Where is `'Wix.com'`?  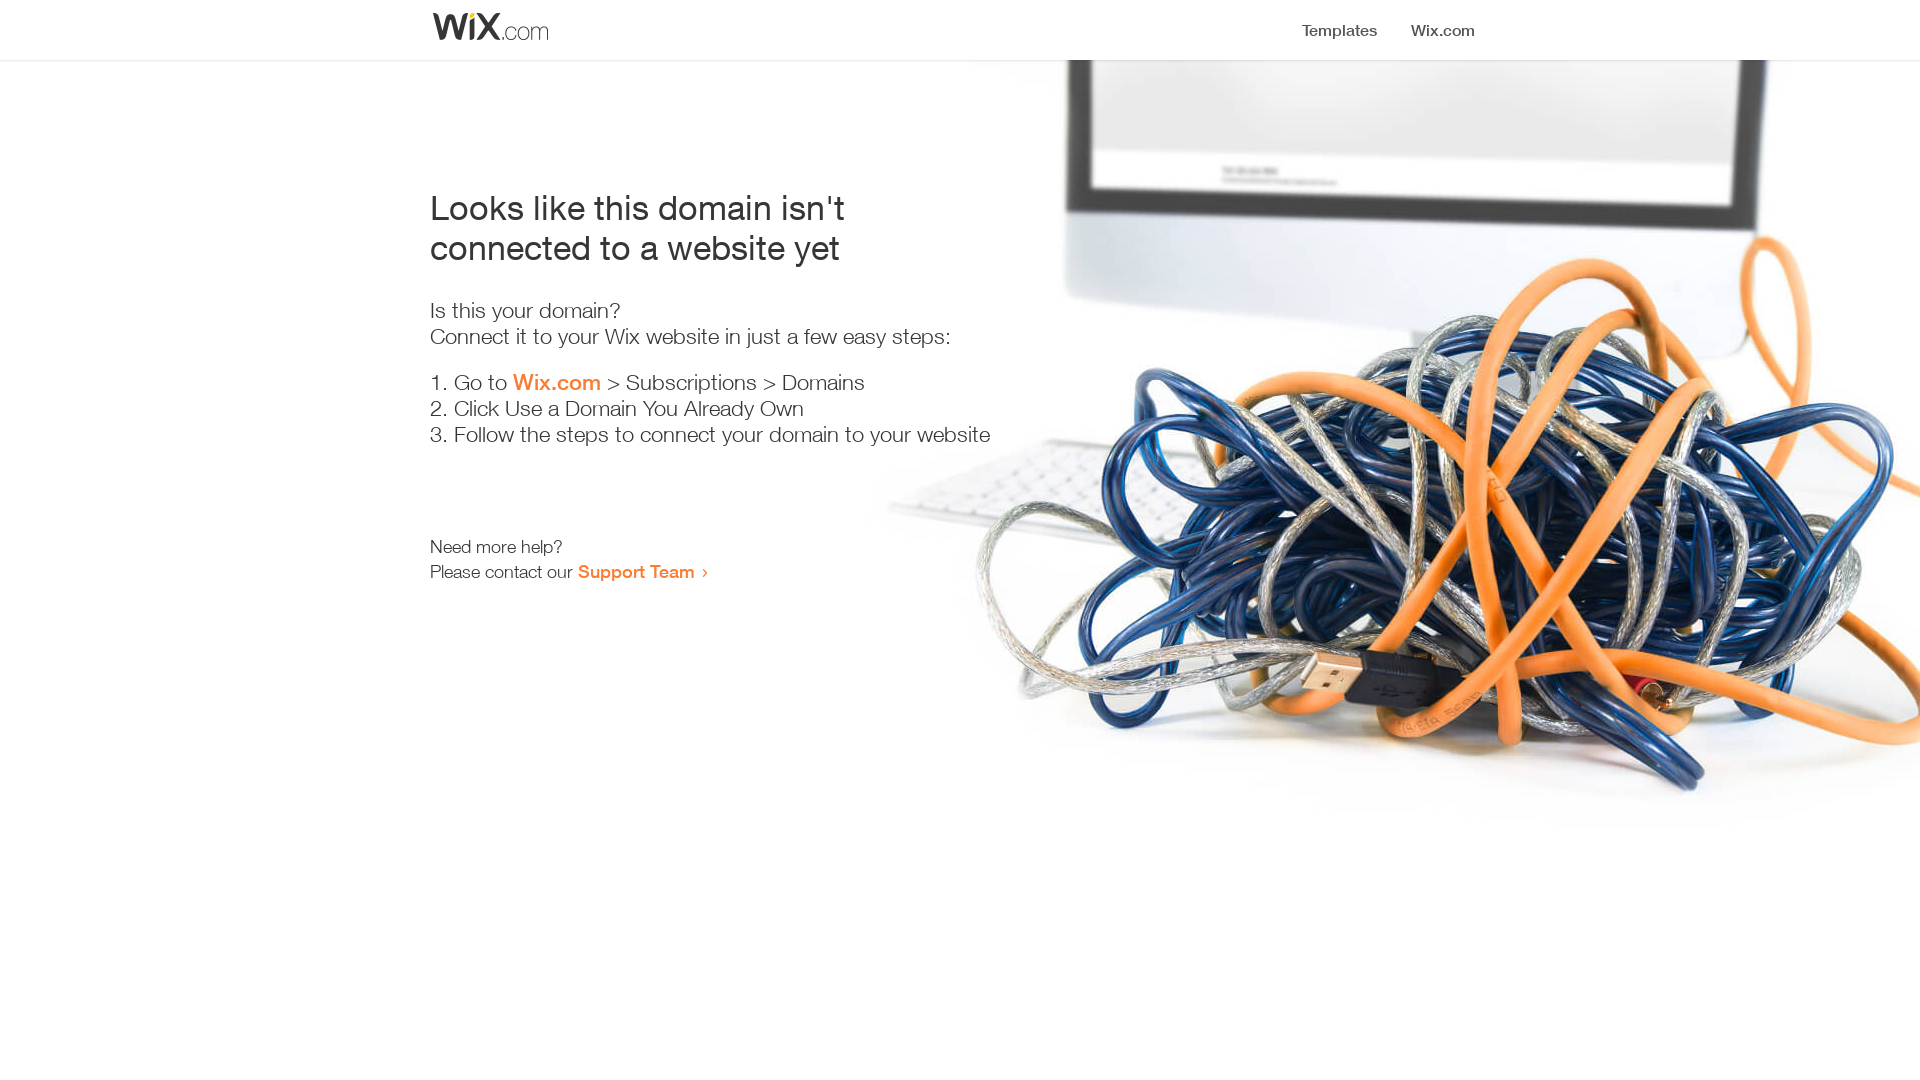 'Wix.com' is located at coordinates (556, 381).